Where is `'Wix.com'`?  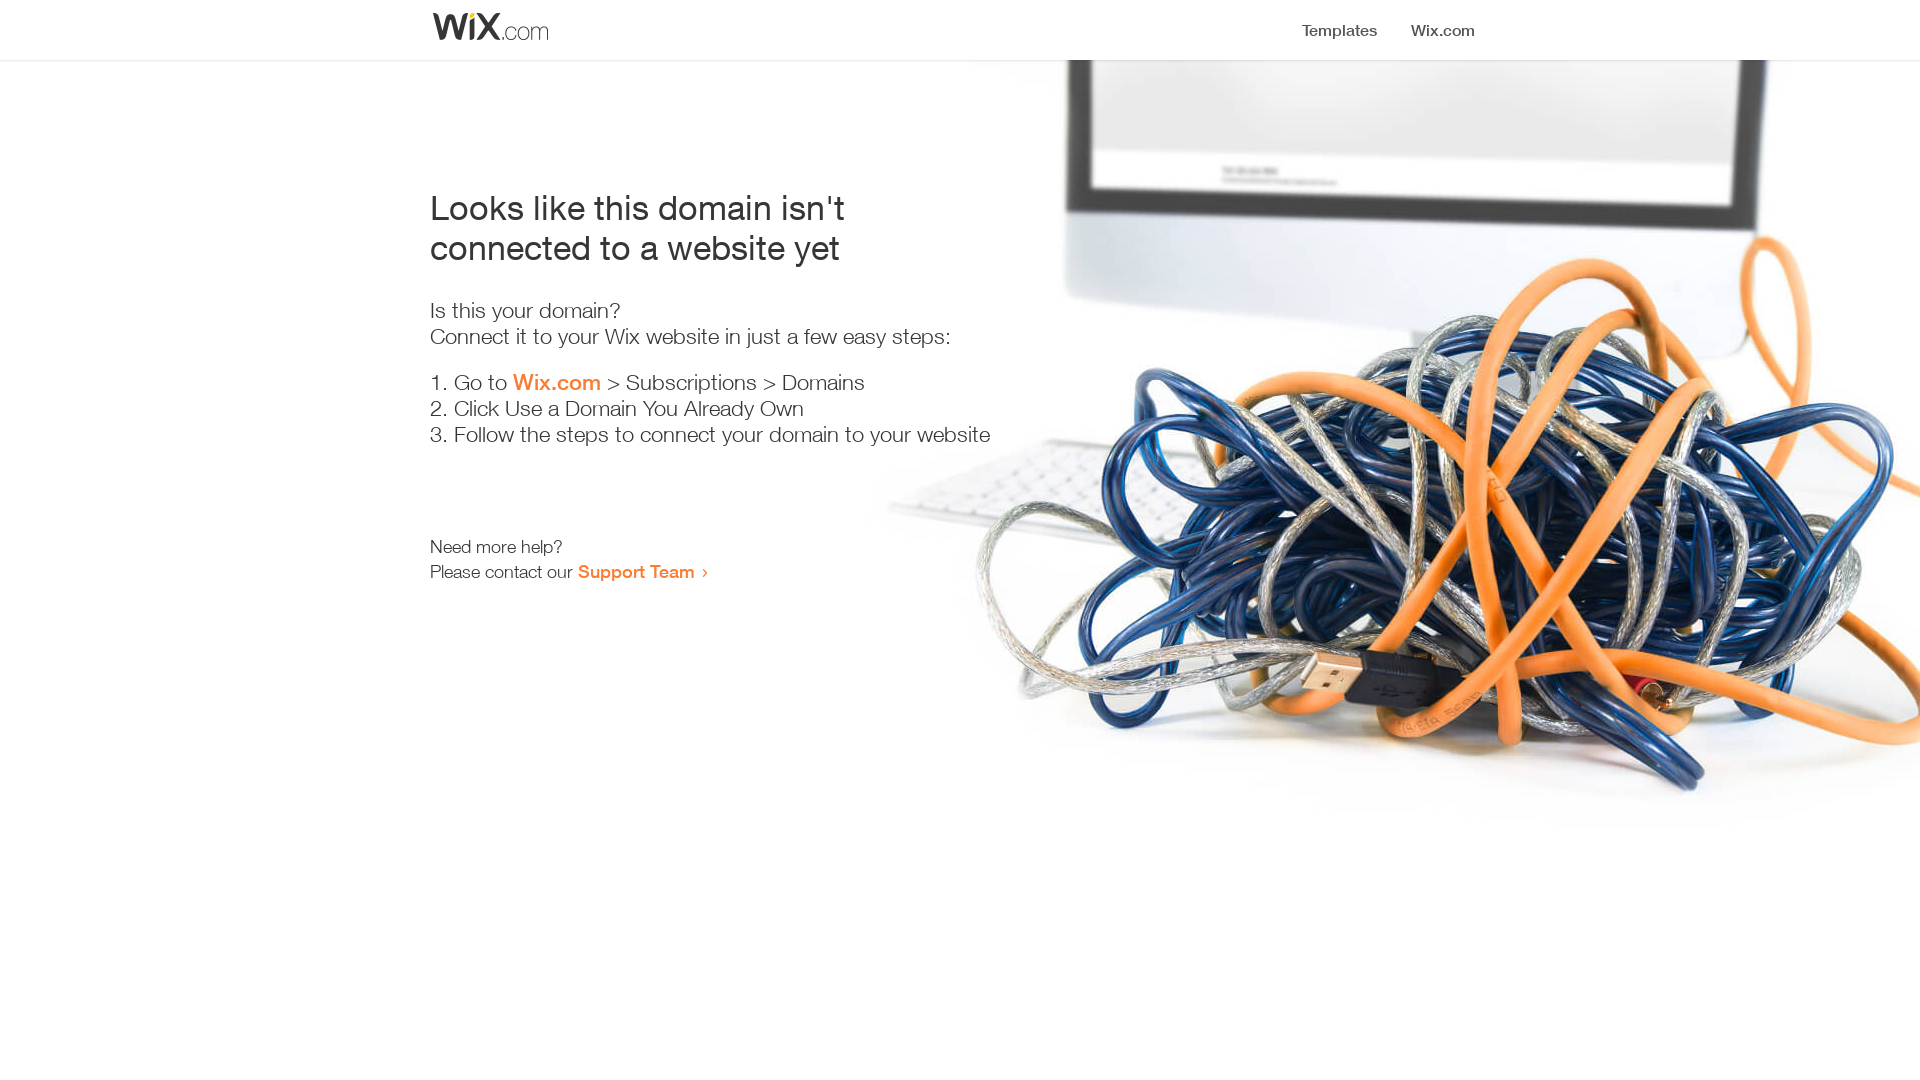 'Wix.com' is located at coordinates (556, 381).